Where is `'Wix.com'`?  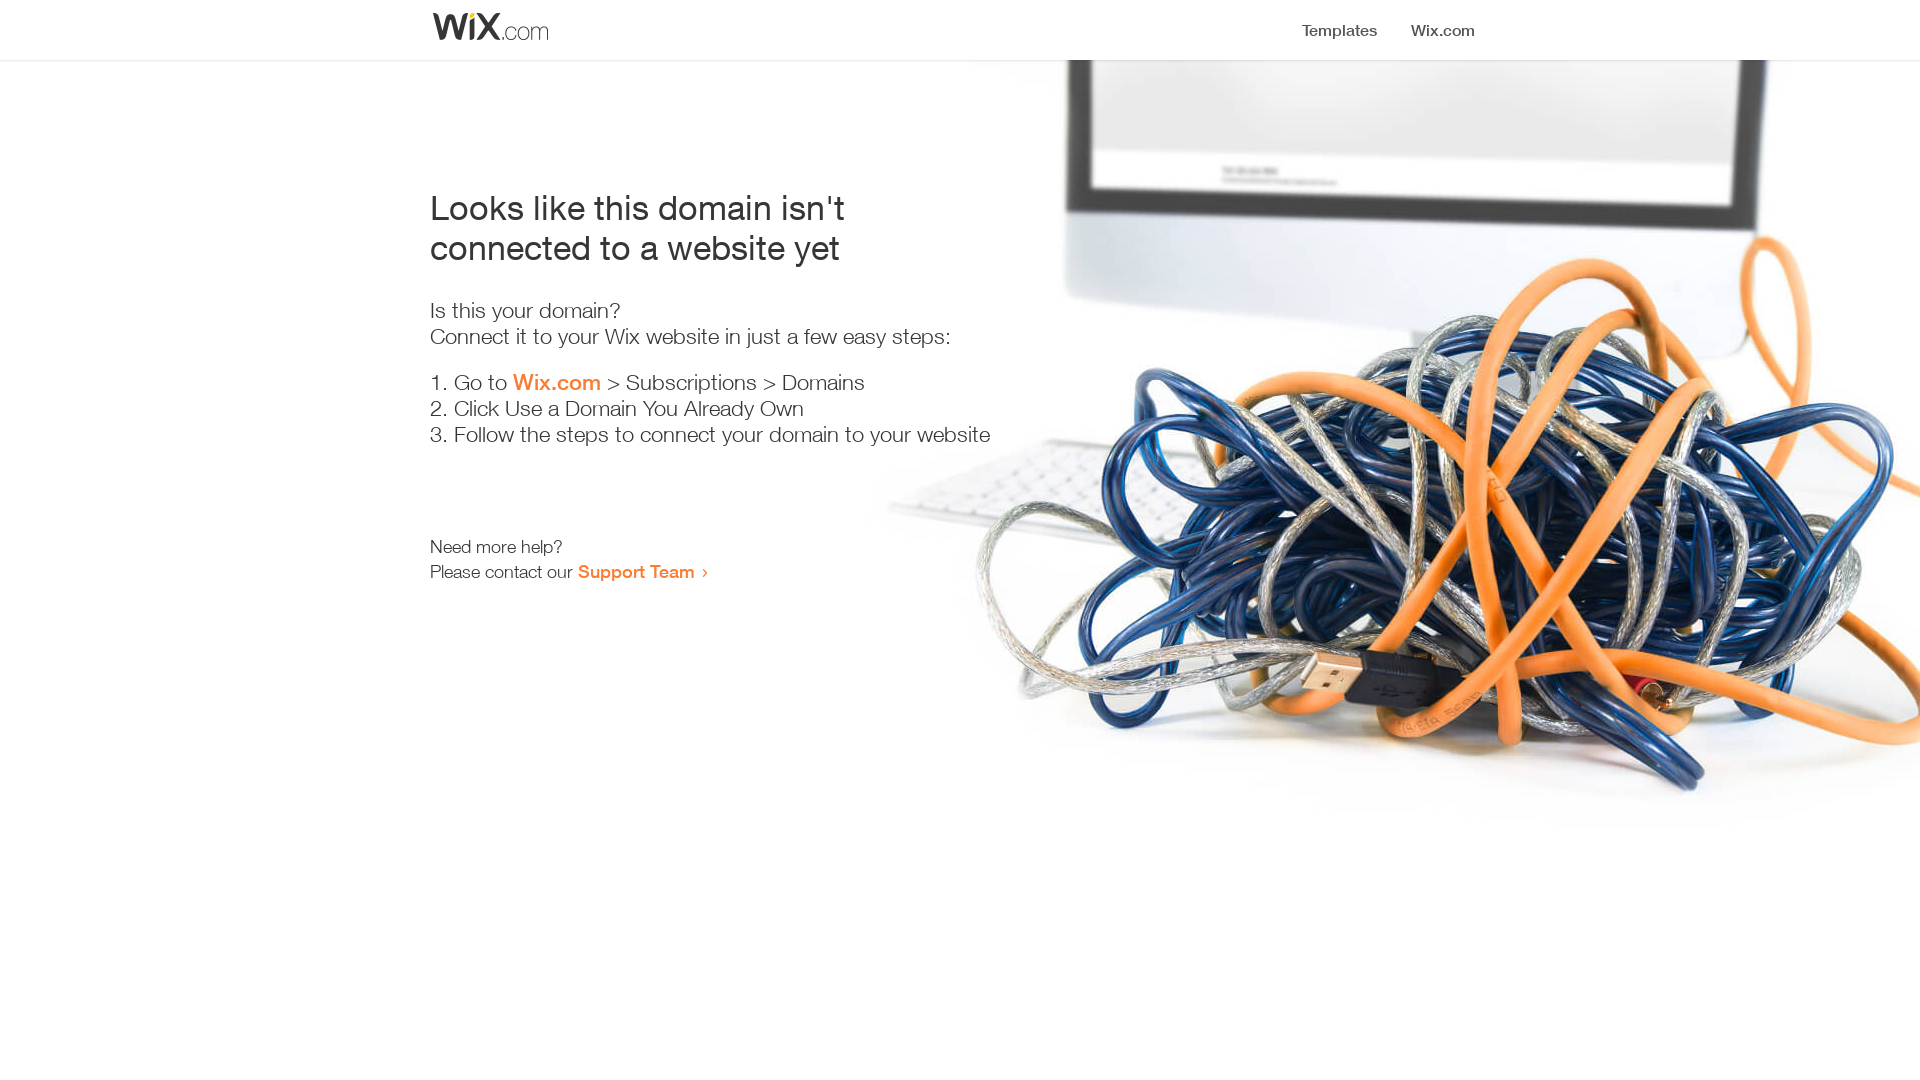 'Wix.com' is located at coordinates (556, 381).